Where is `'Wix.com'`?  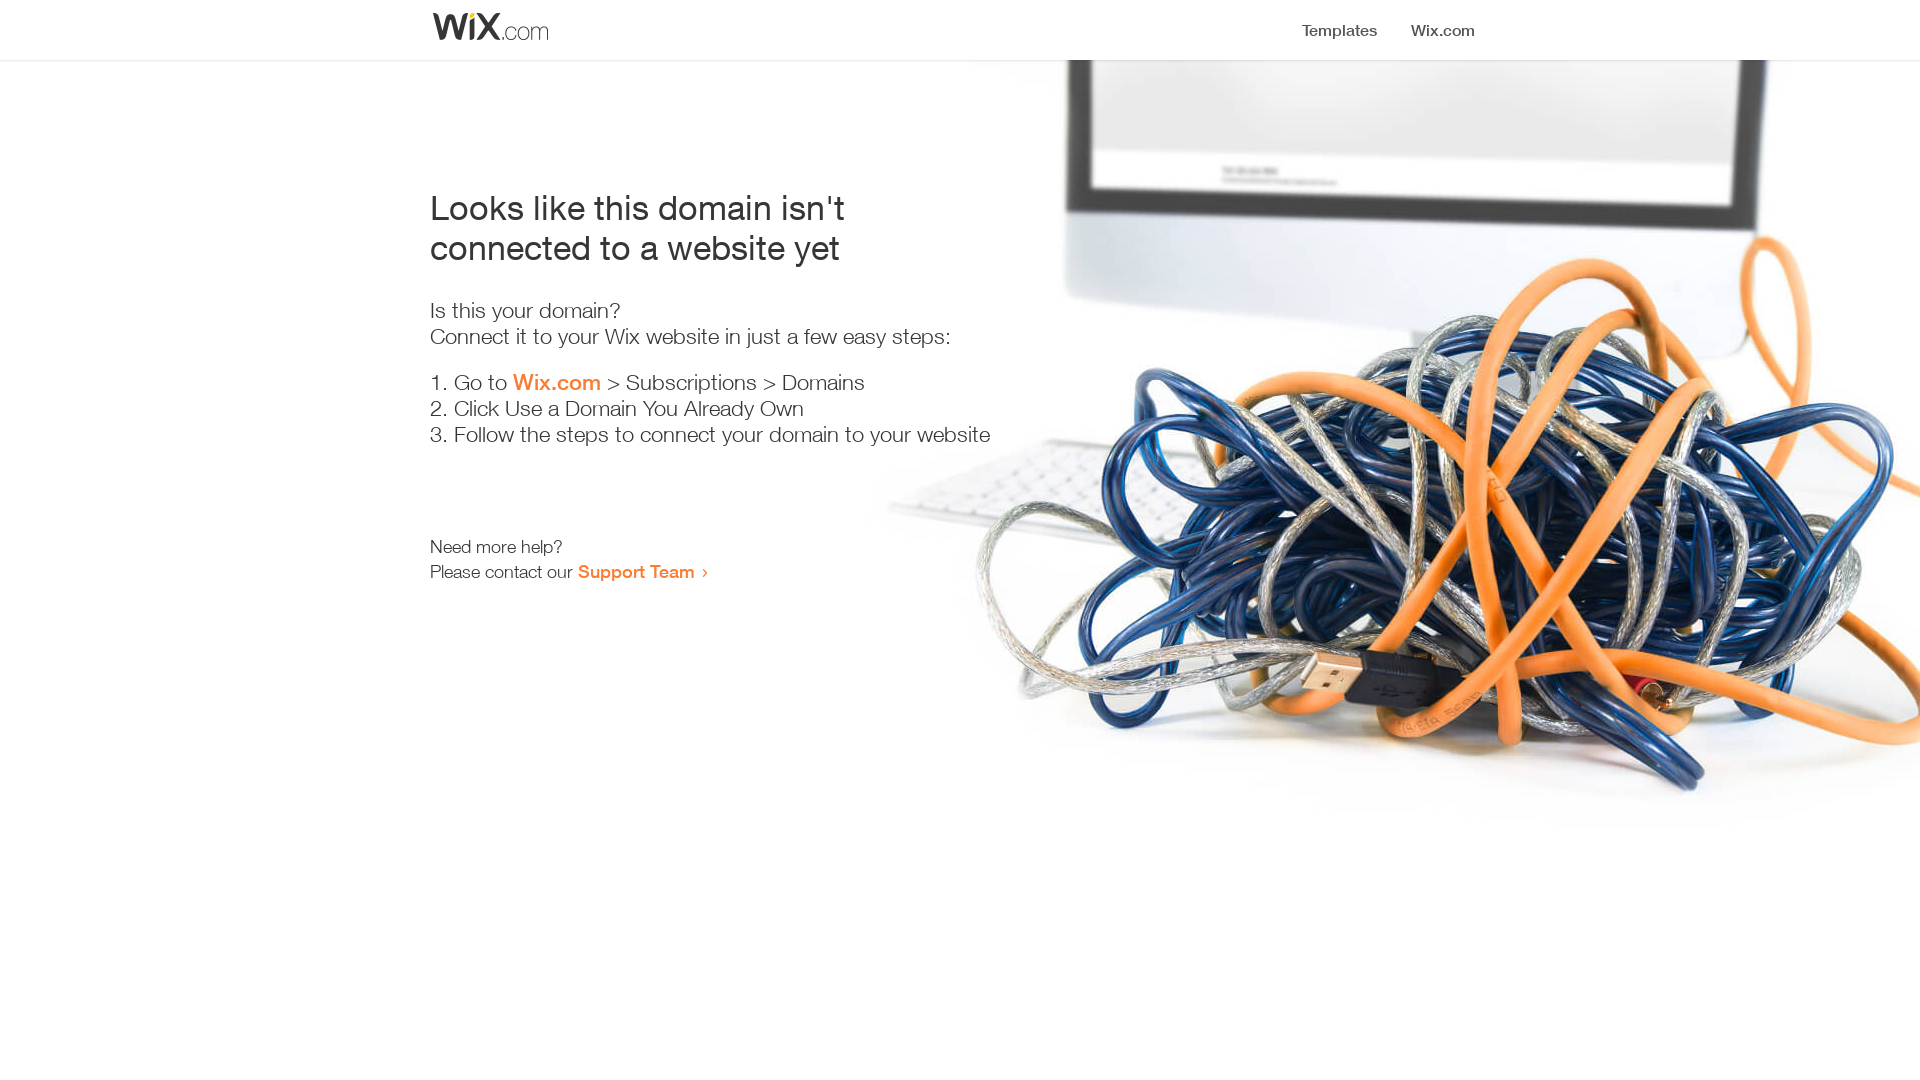 'Wix.com' is located at coordinates (556, 381).